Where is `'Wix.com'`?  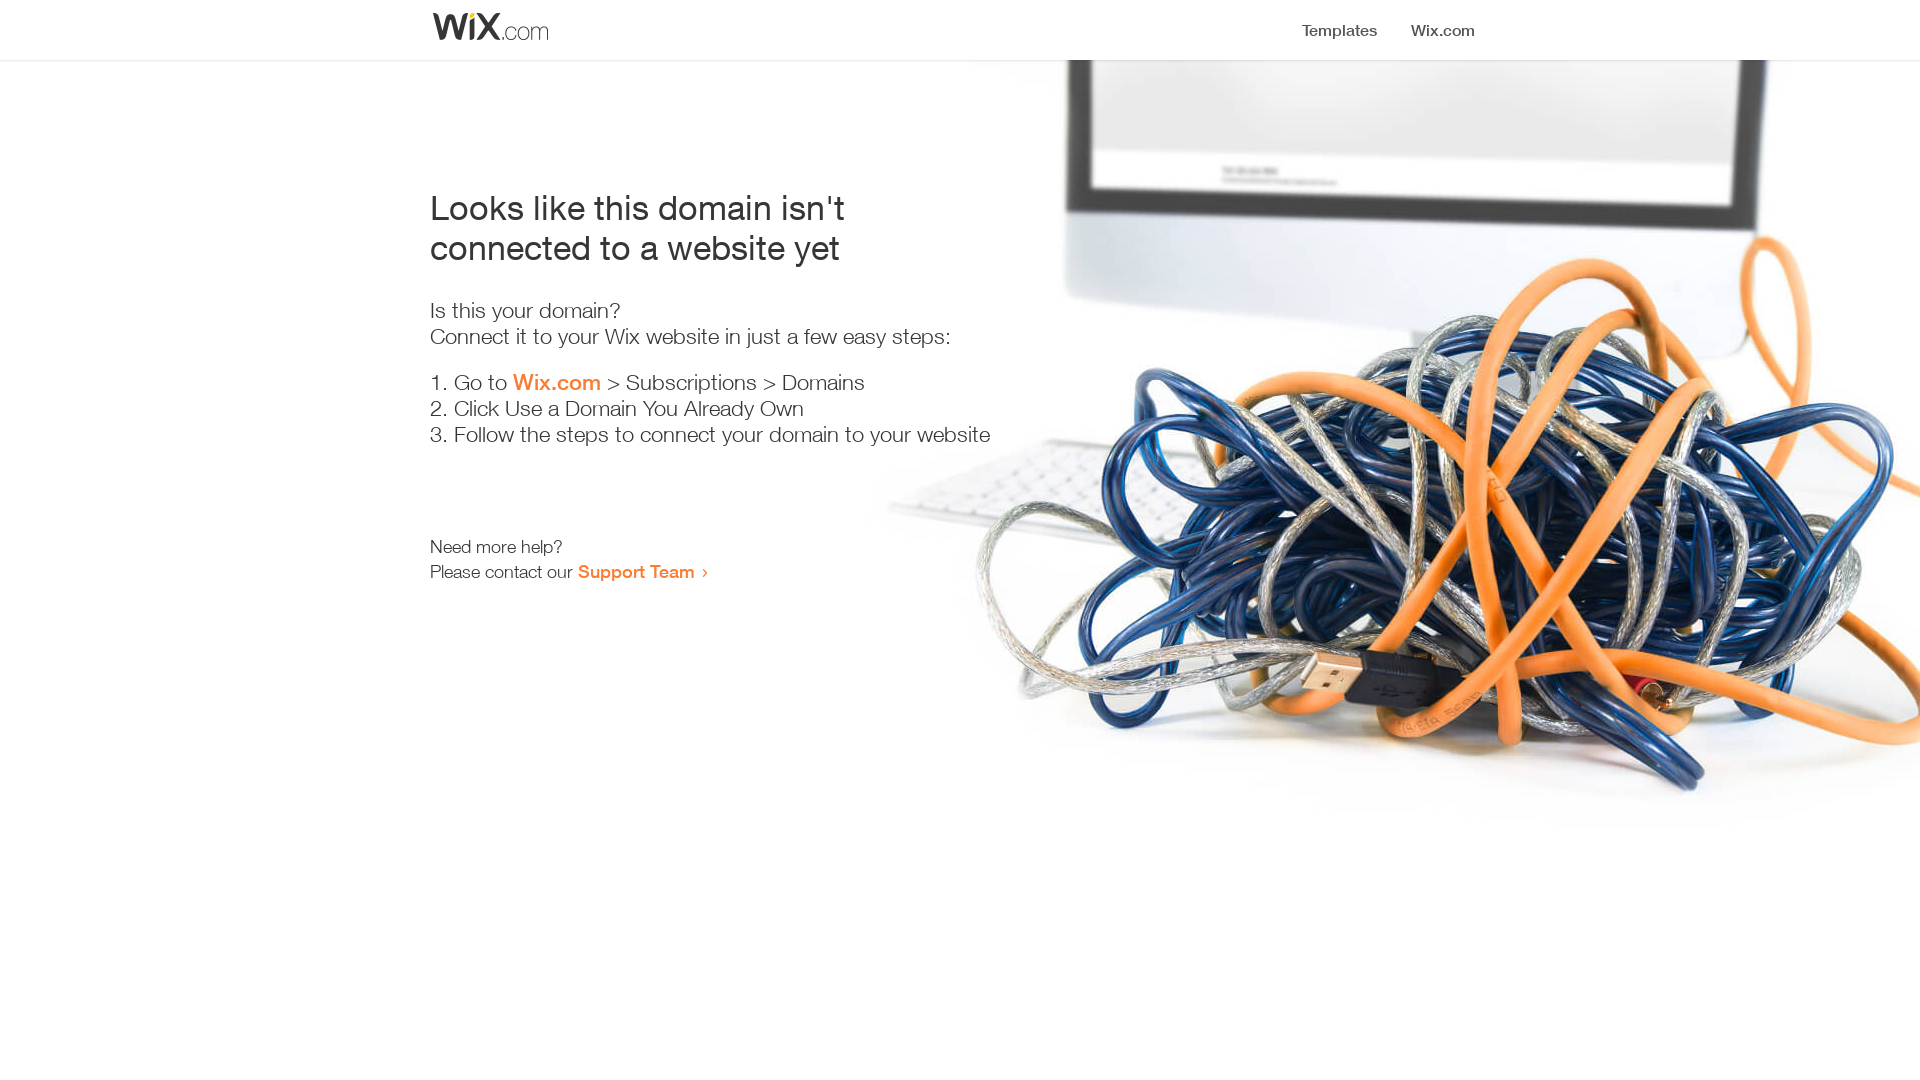 'Wix.com' is located at coordinates (556, 381).